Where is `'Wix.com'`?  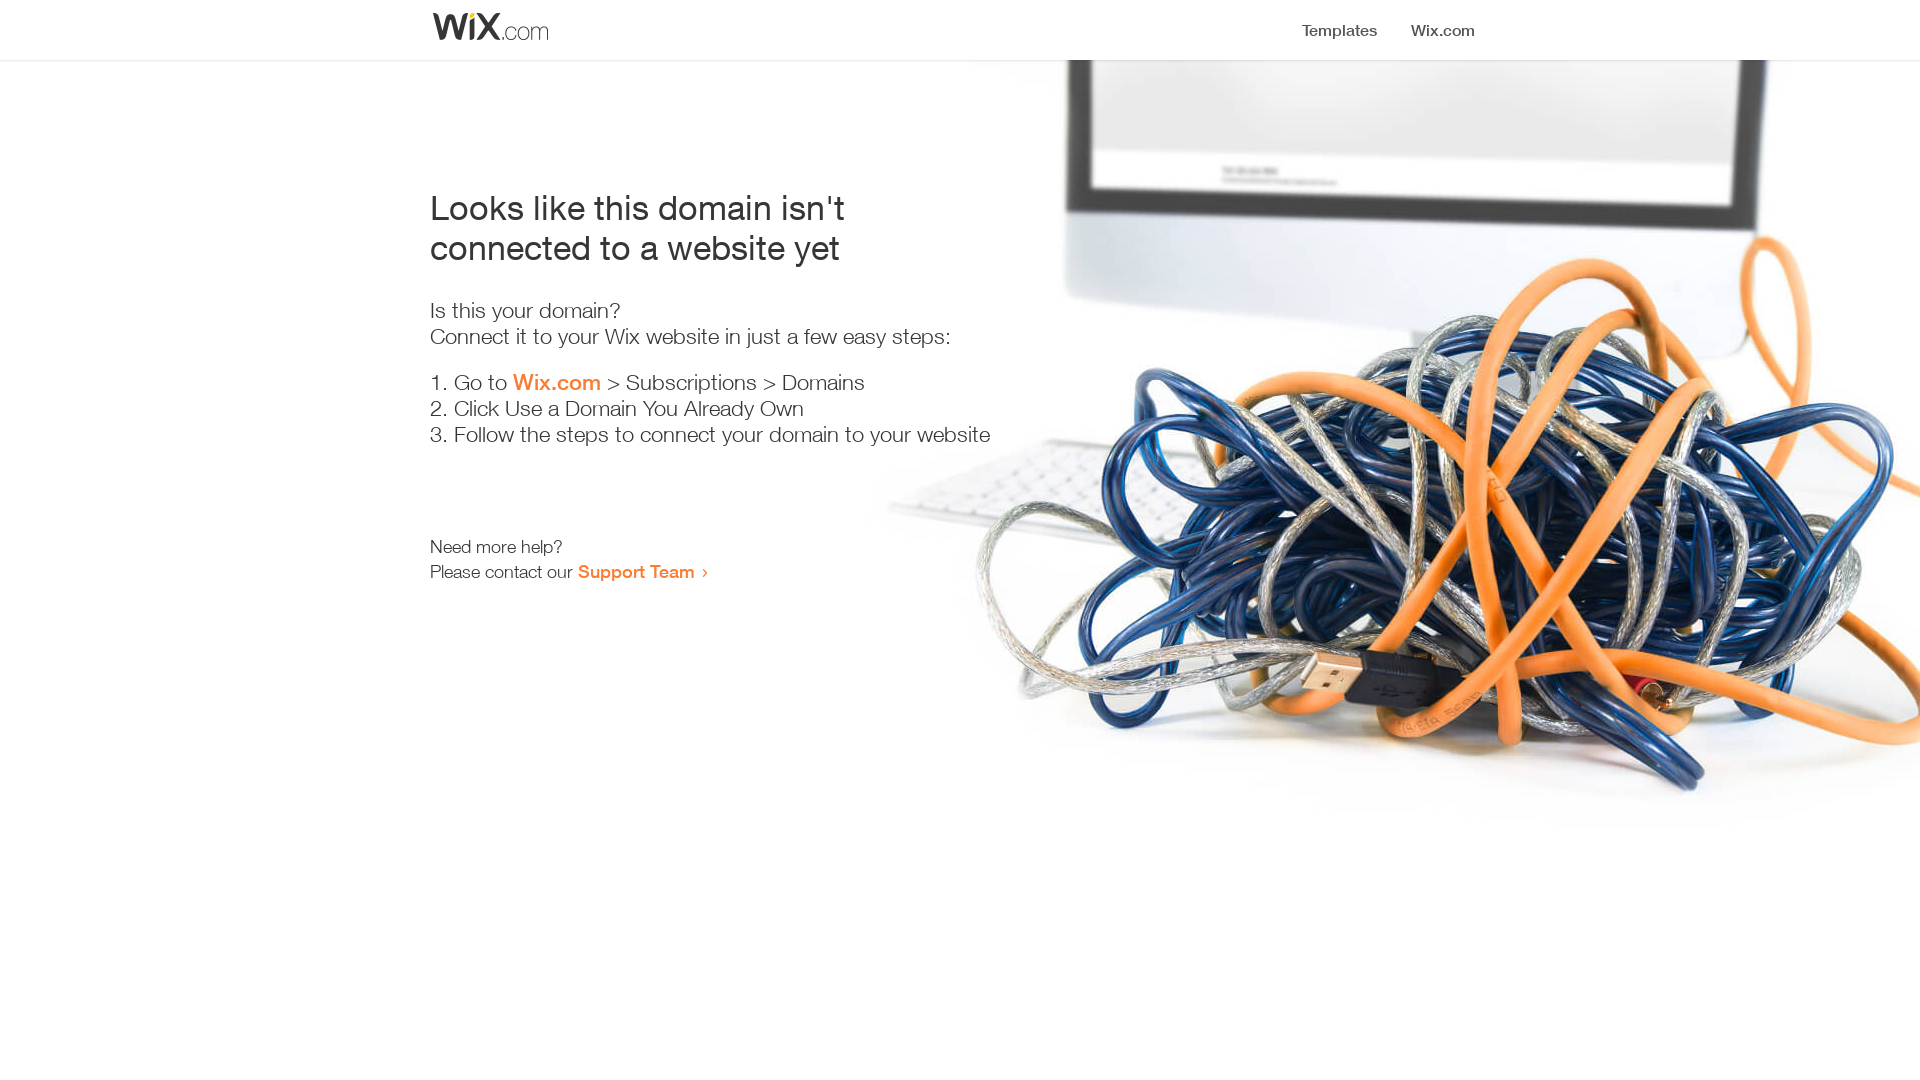 'Wix.com' is located at coordinates (556, 381).